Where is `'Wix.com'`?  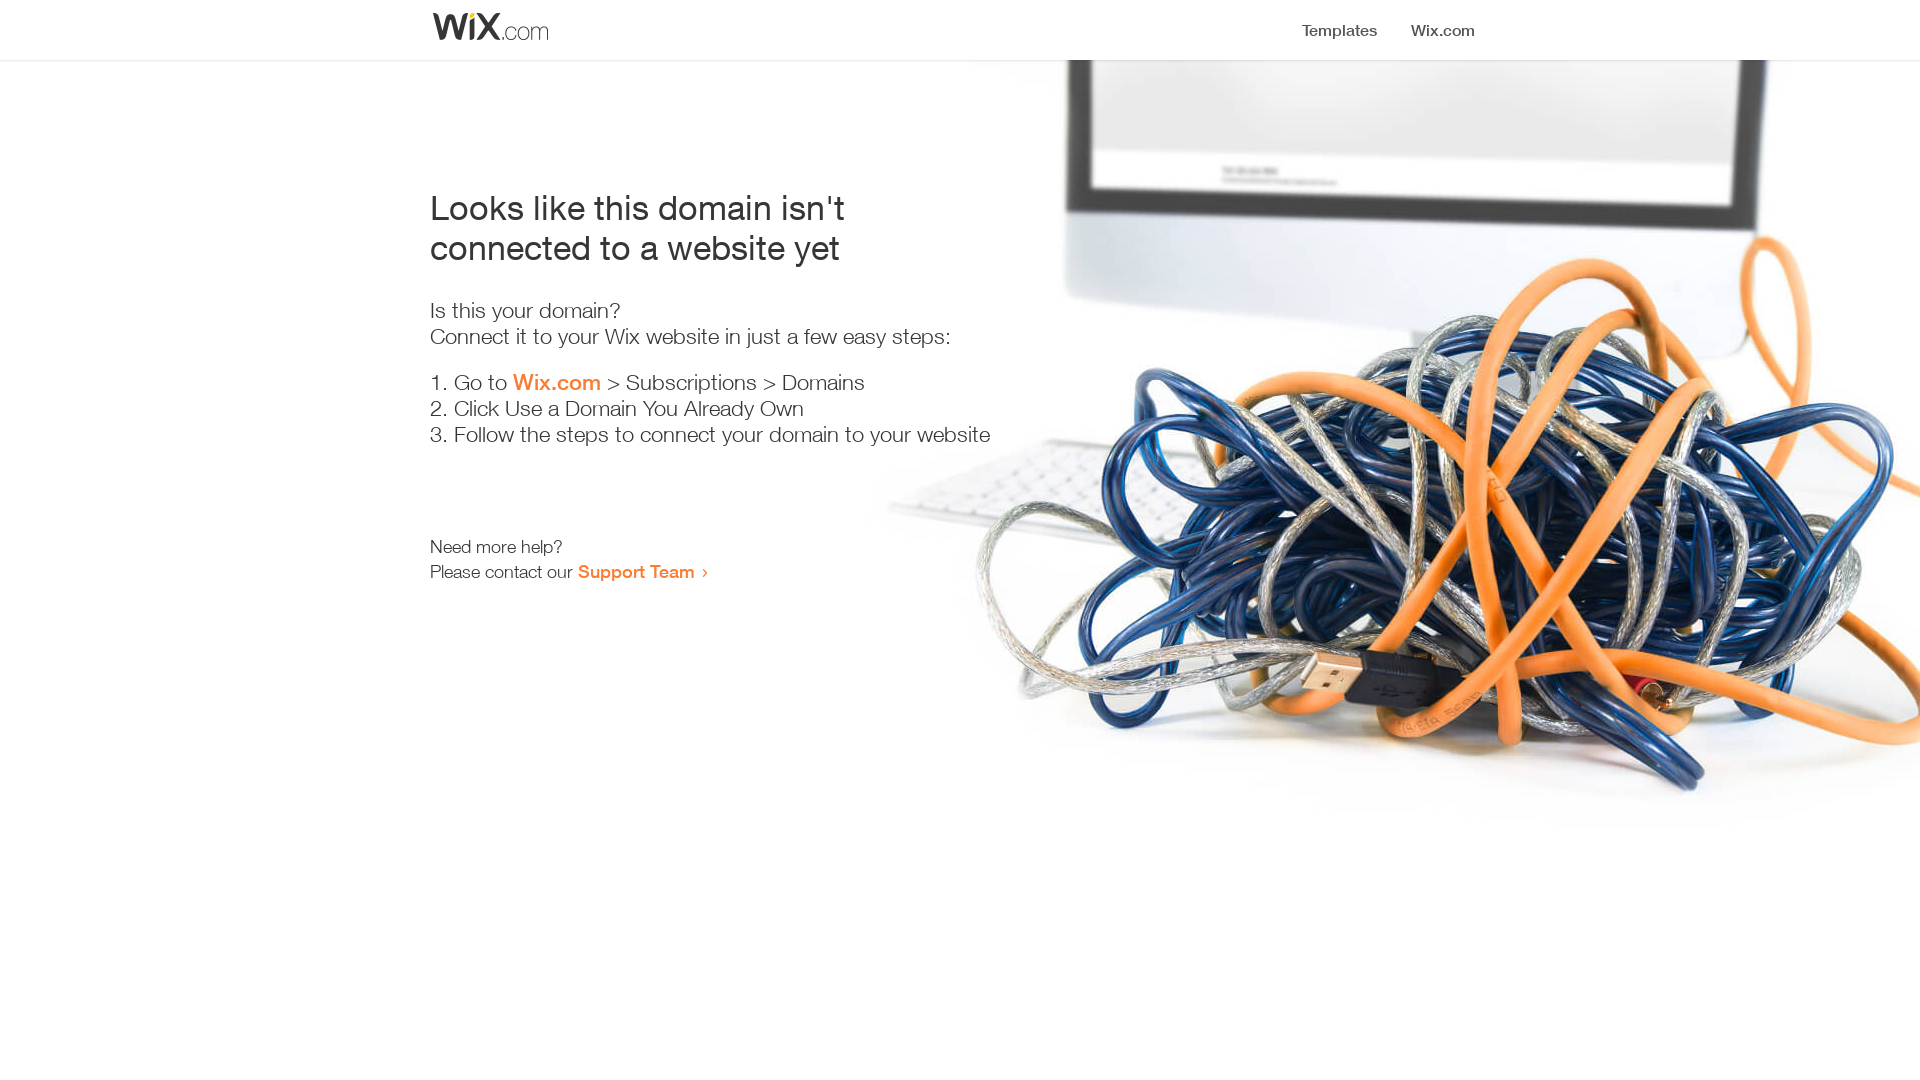 'Wix.com' is located at coordinates (556, 381).